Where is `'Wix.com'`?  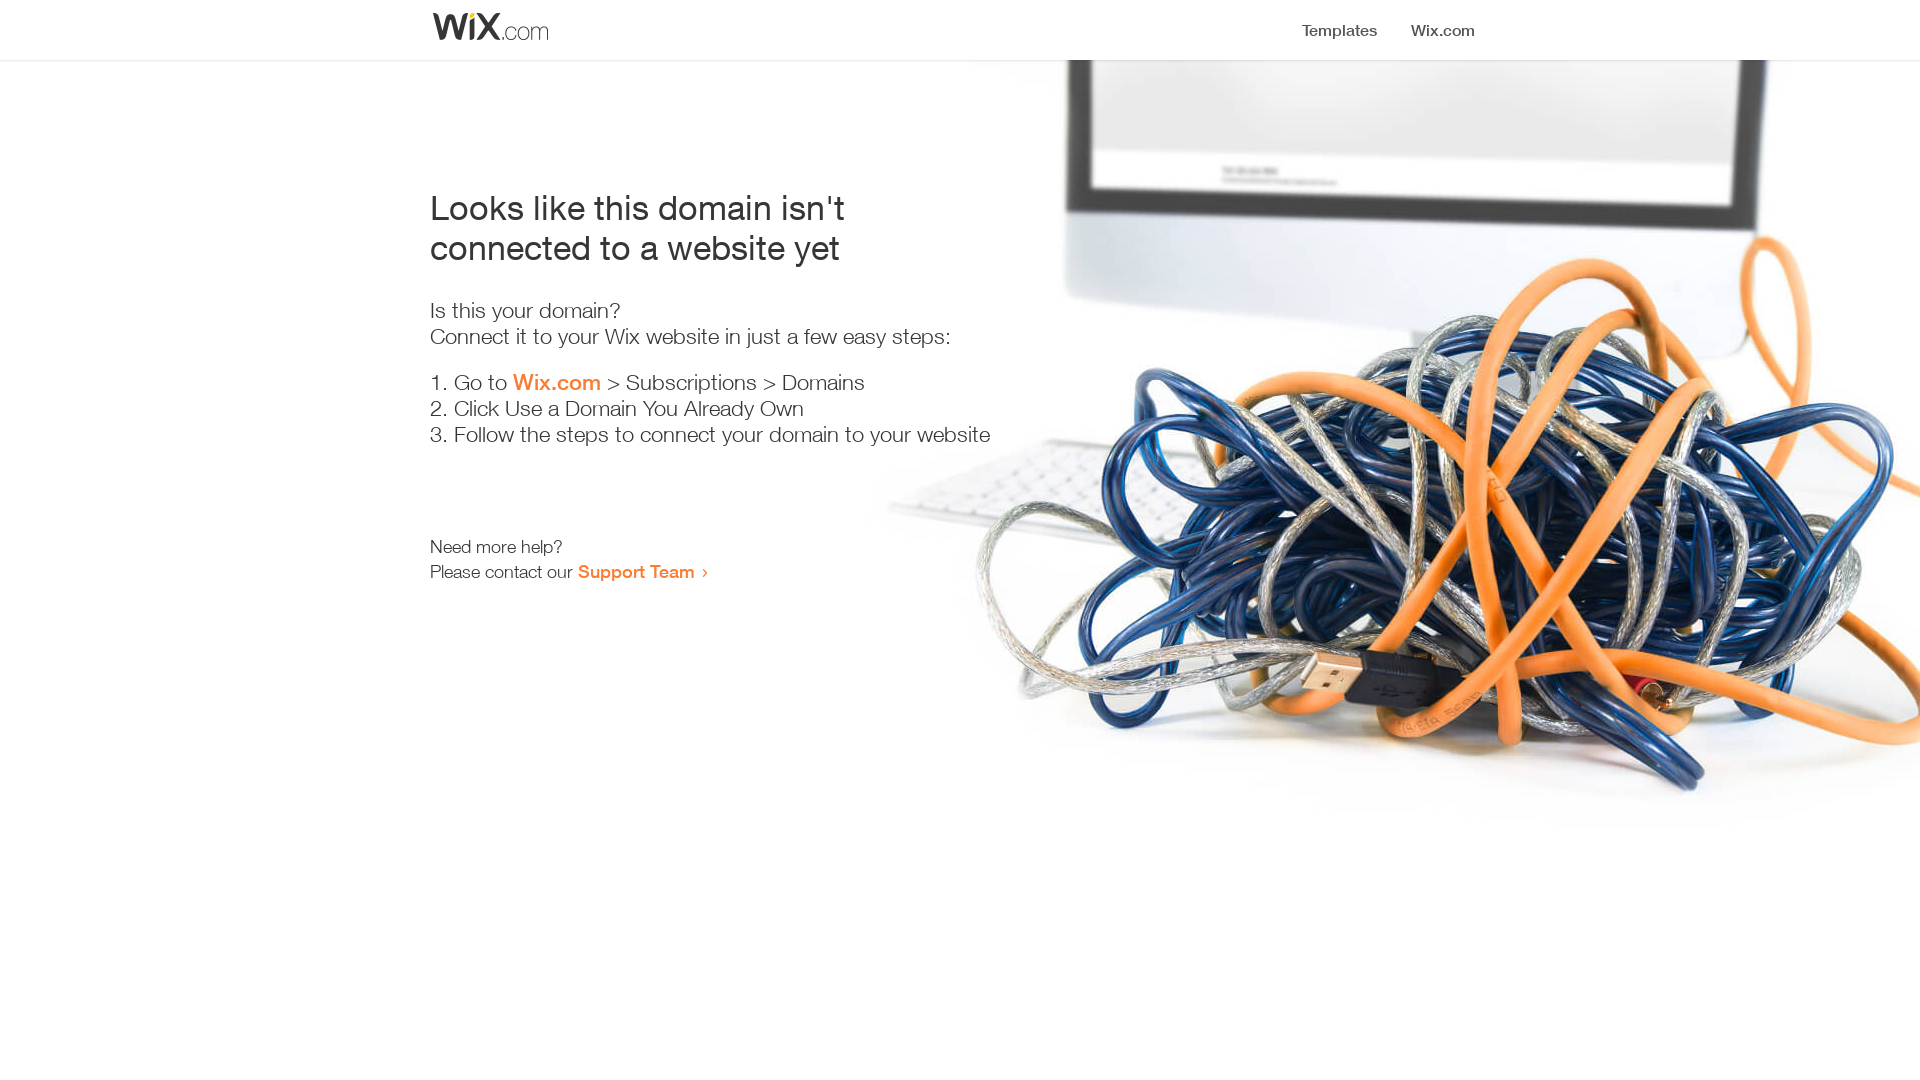 'Wix.com' is located at coordinates (556, 381).